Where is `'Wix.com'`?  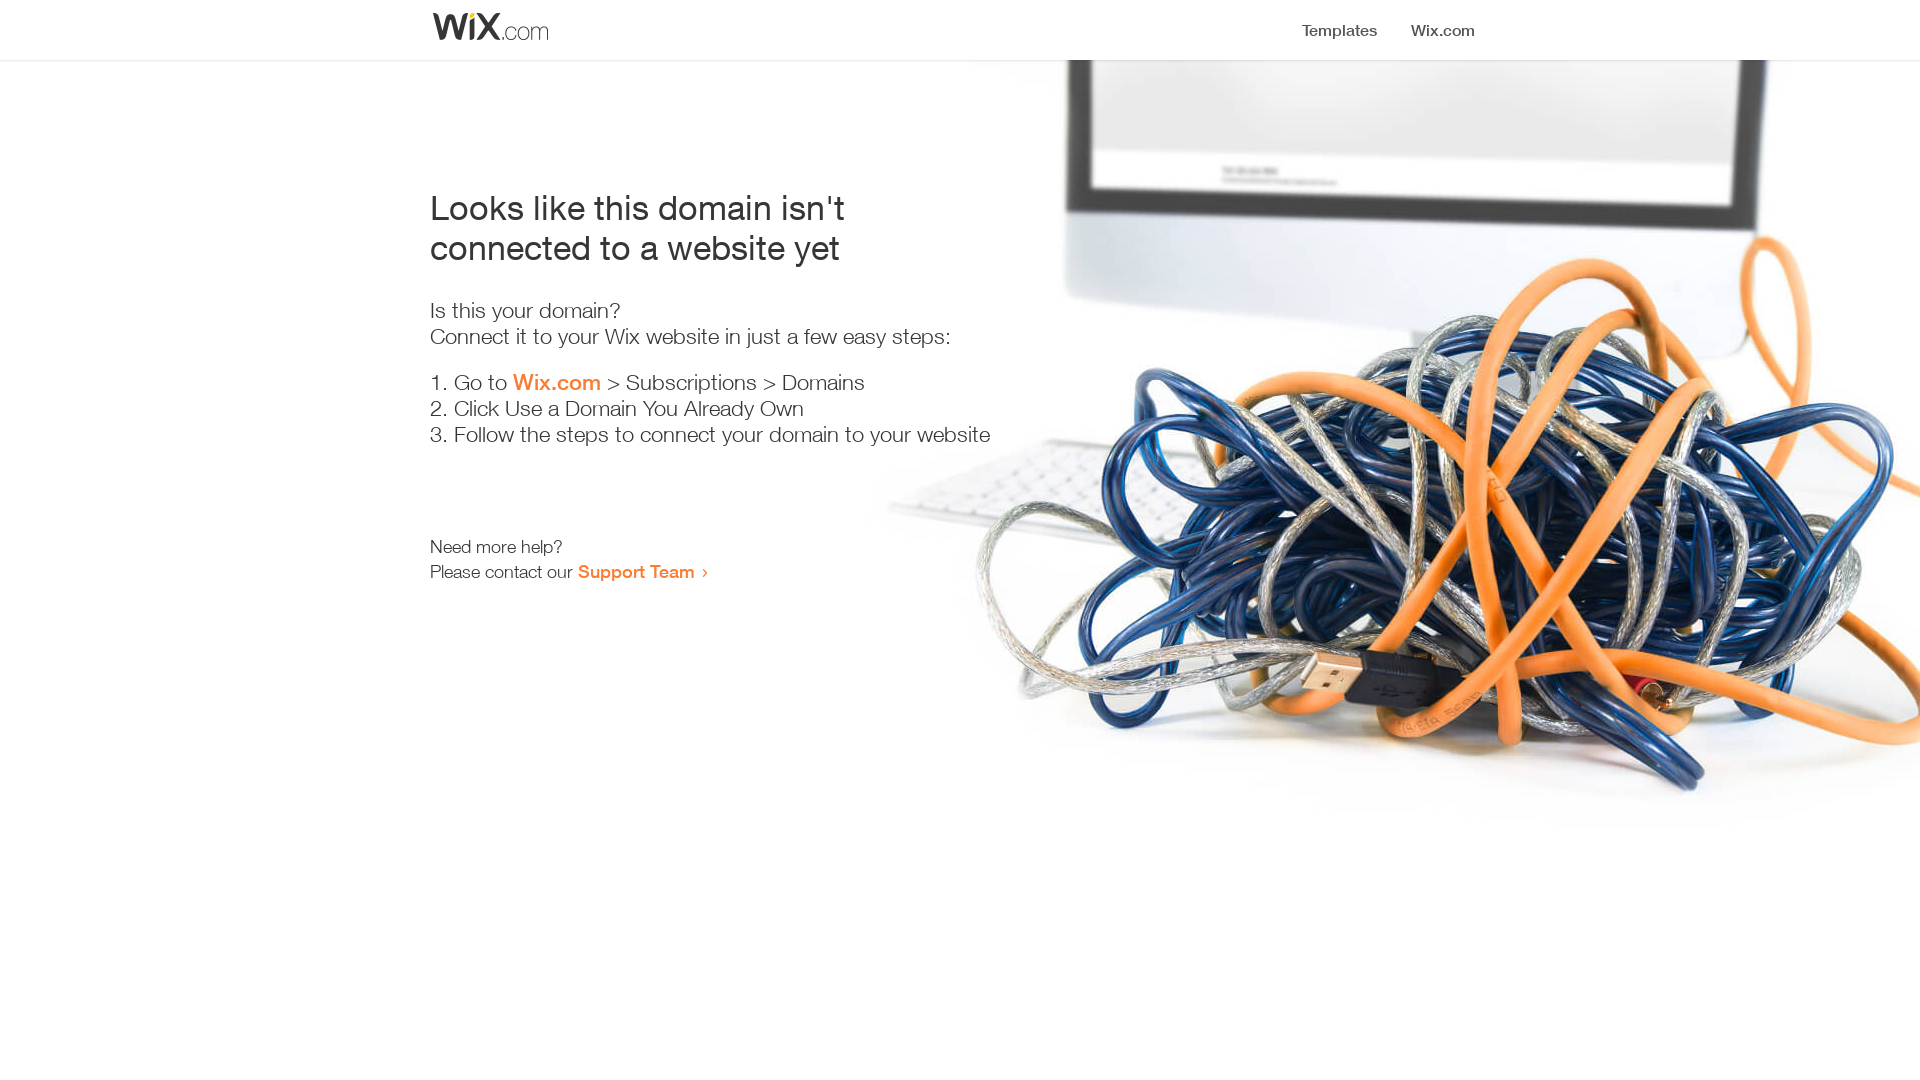 'Wix.com' is located at coordinates (556, 381).